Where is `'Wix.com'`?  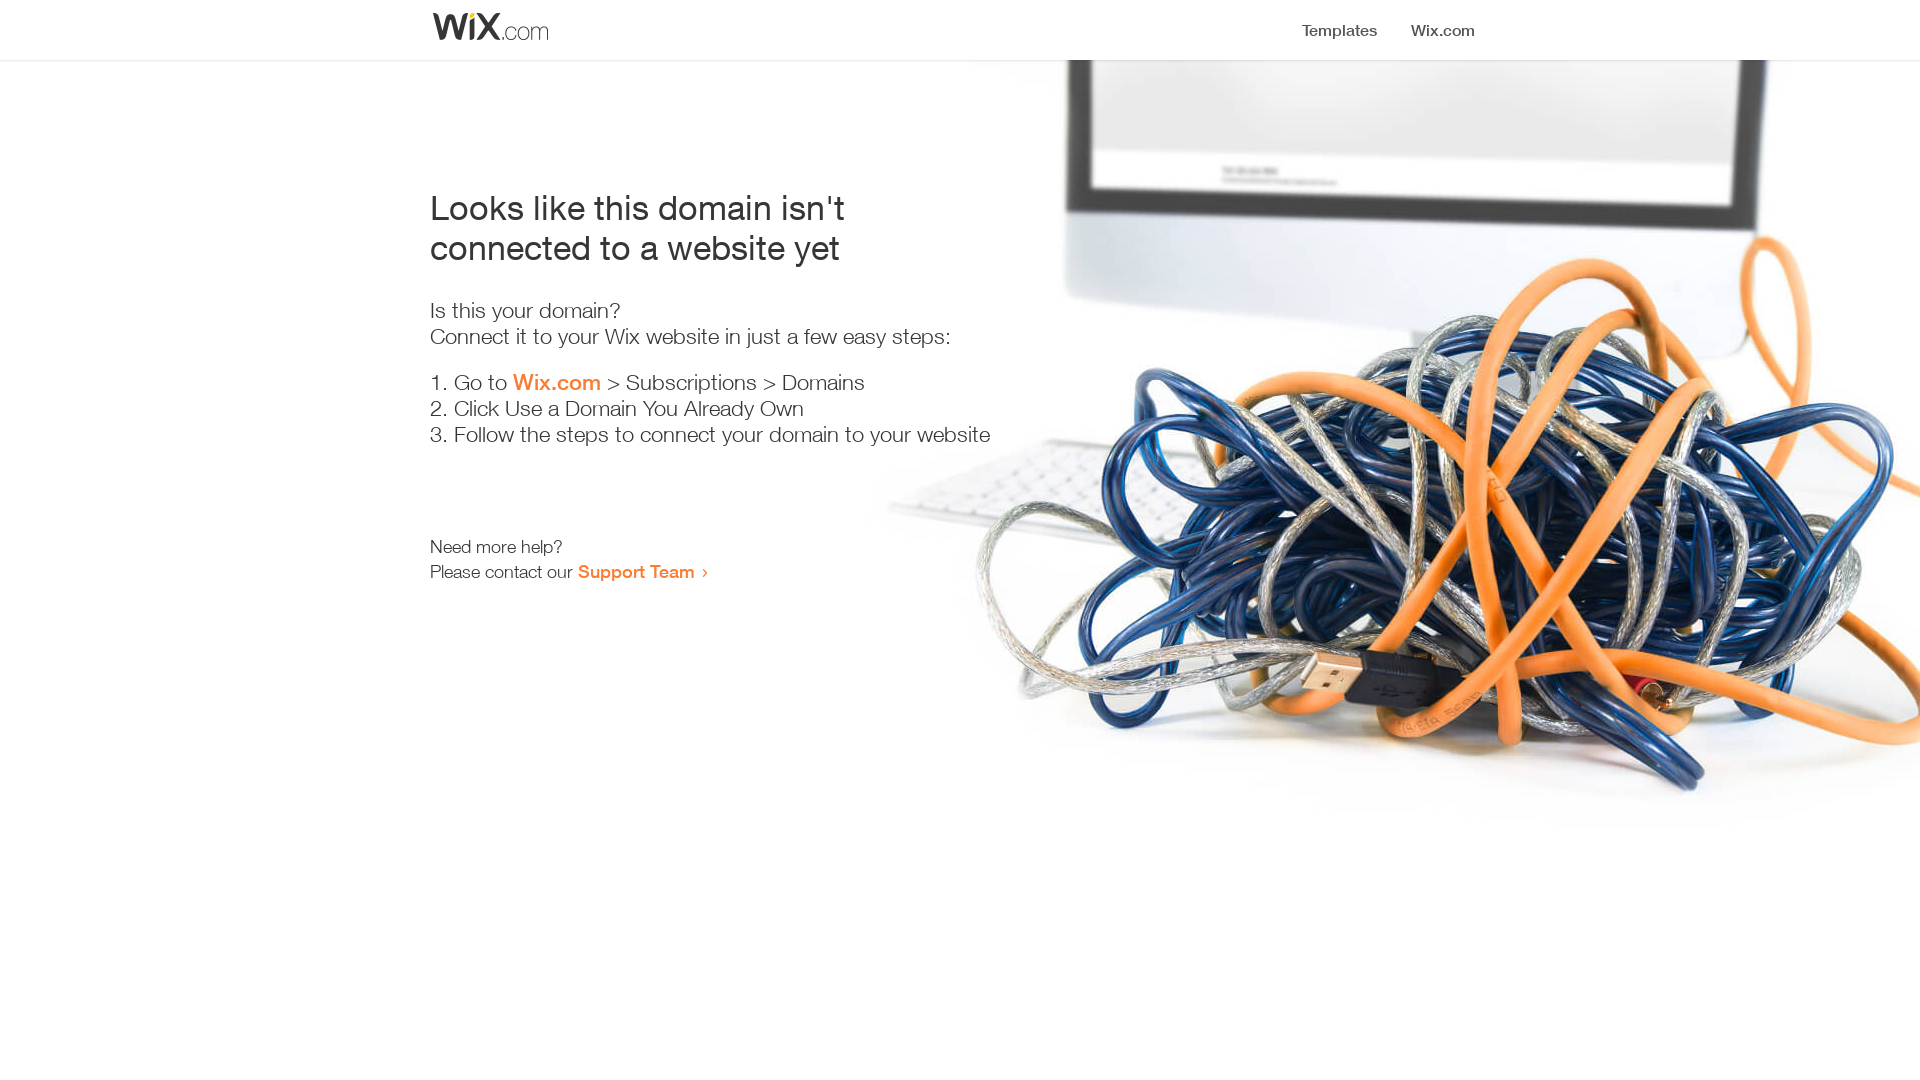 'Wix.com' is located at coordinates (556, 381).